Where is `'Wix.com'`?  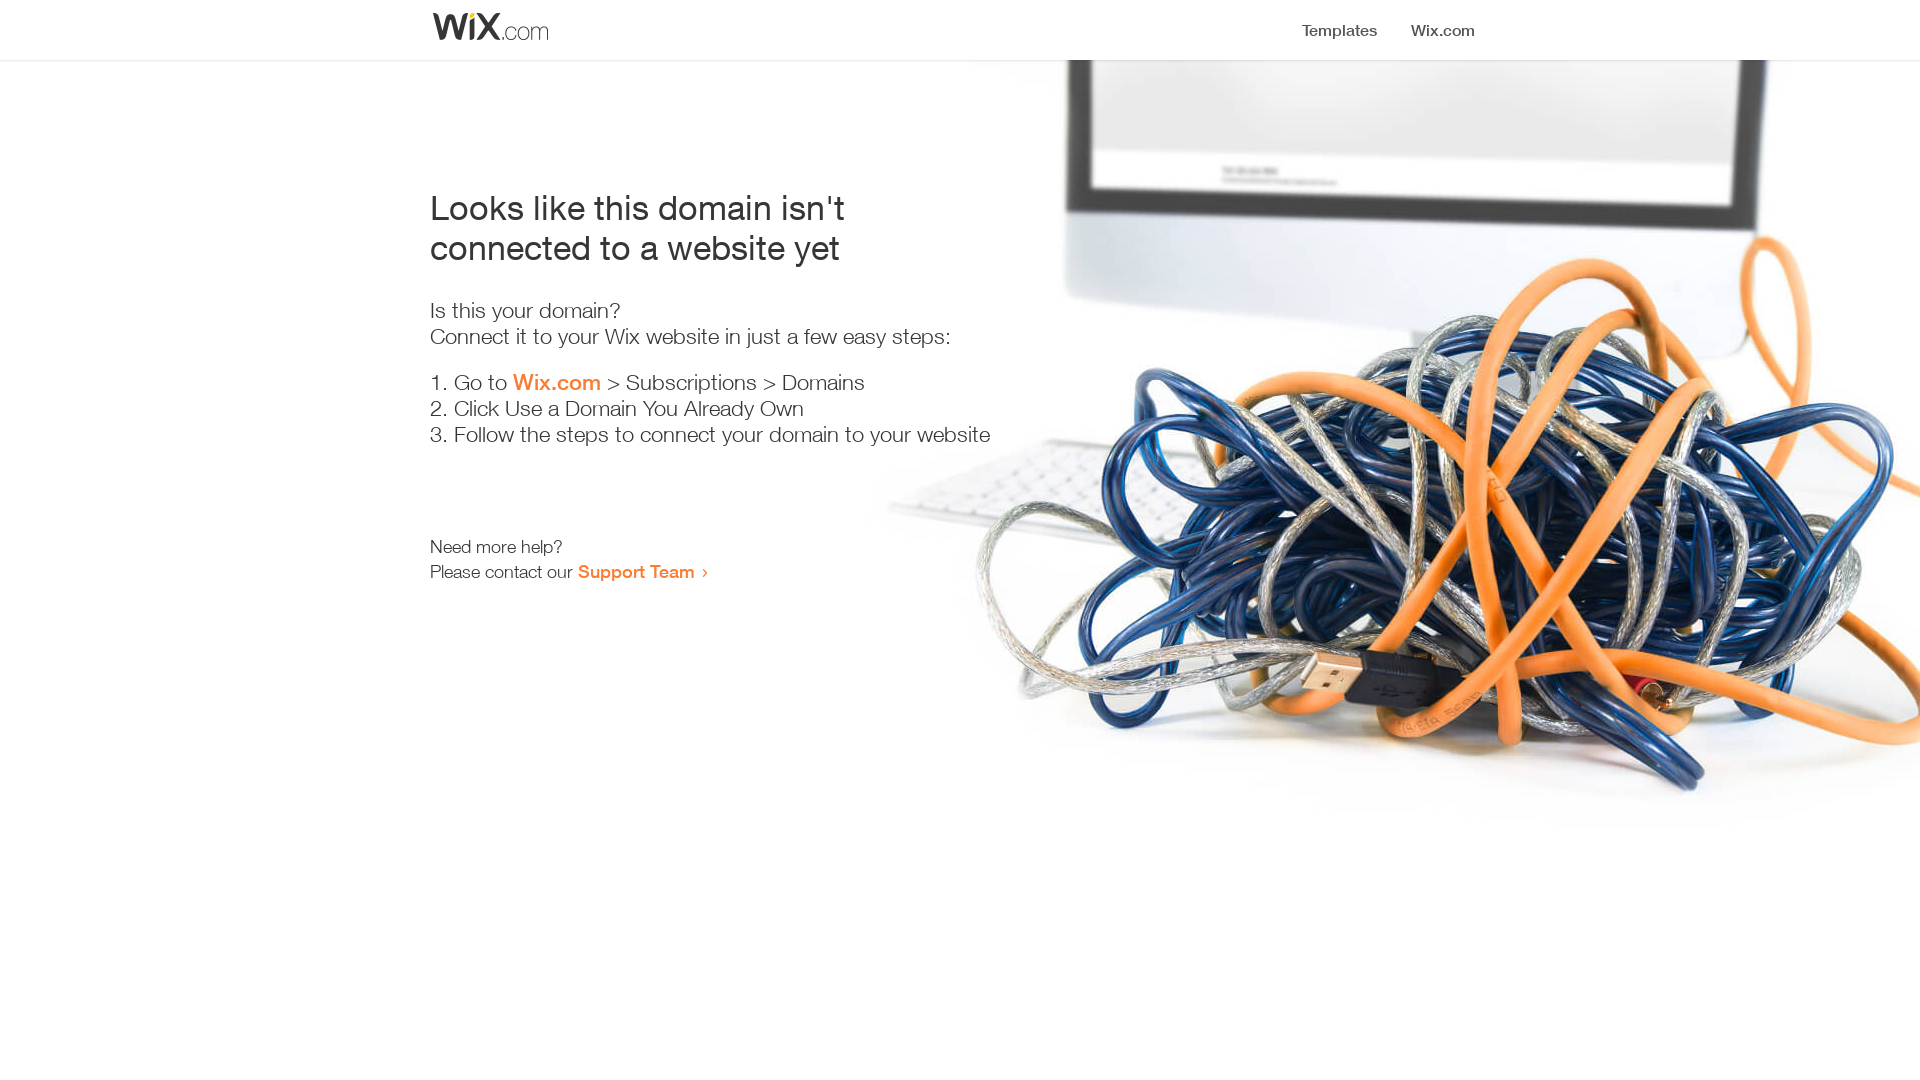 'Wix.com' is located at coordinates (556, 381).